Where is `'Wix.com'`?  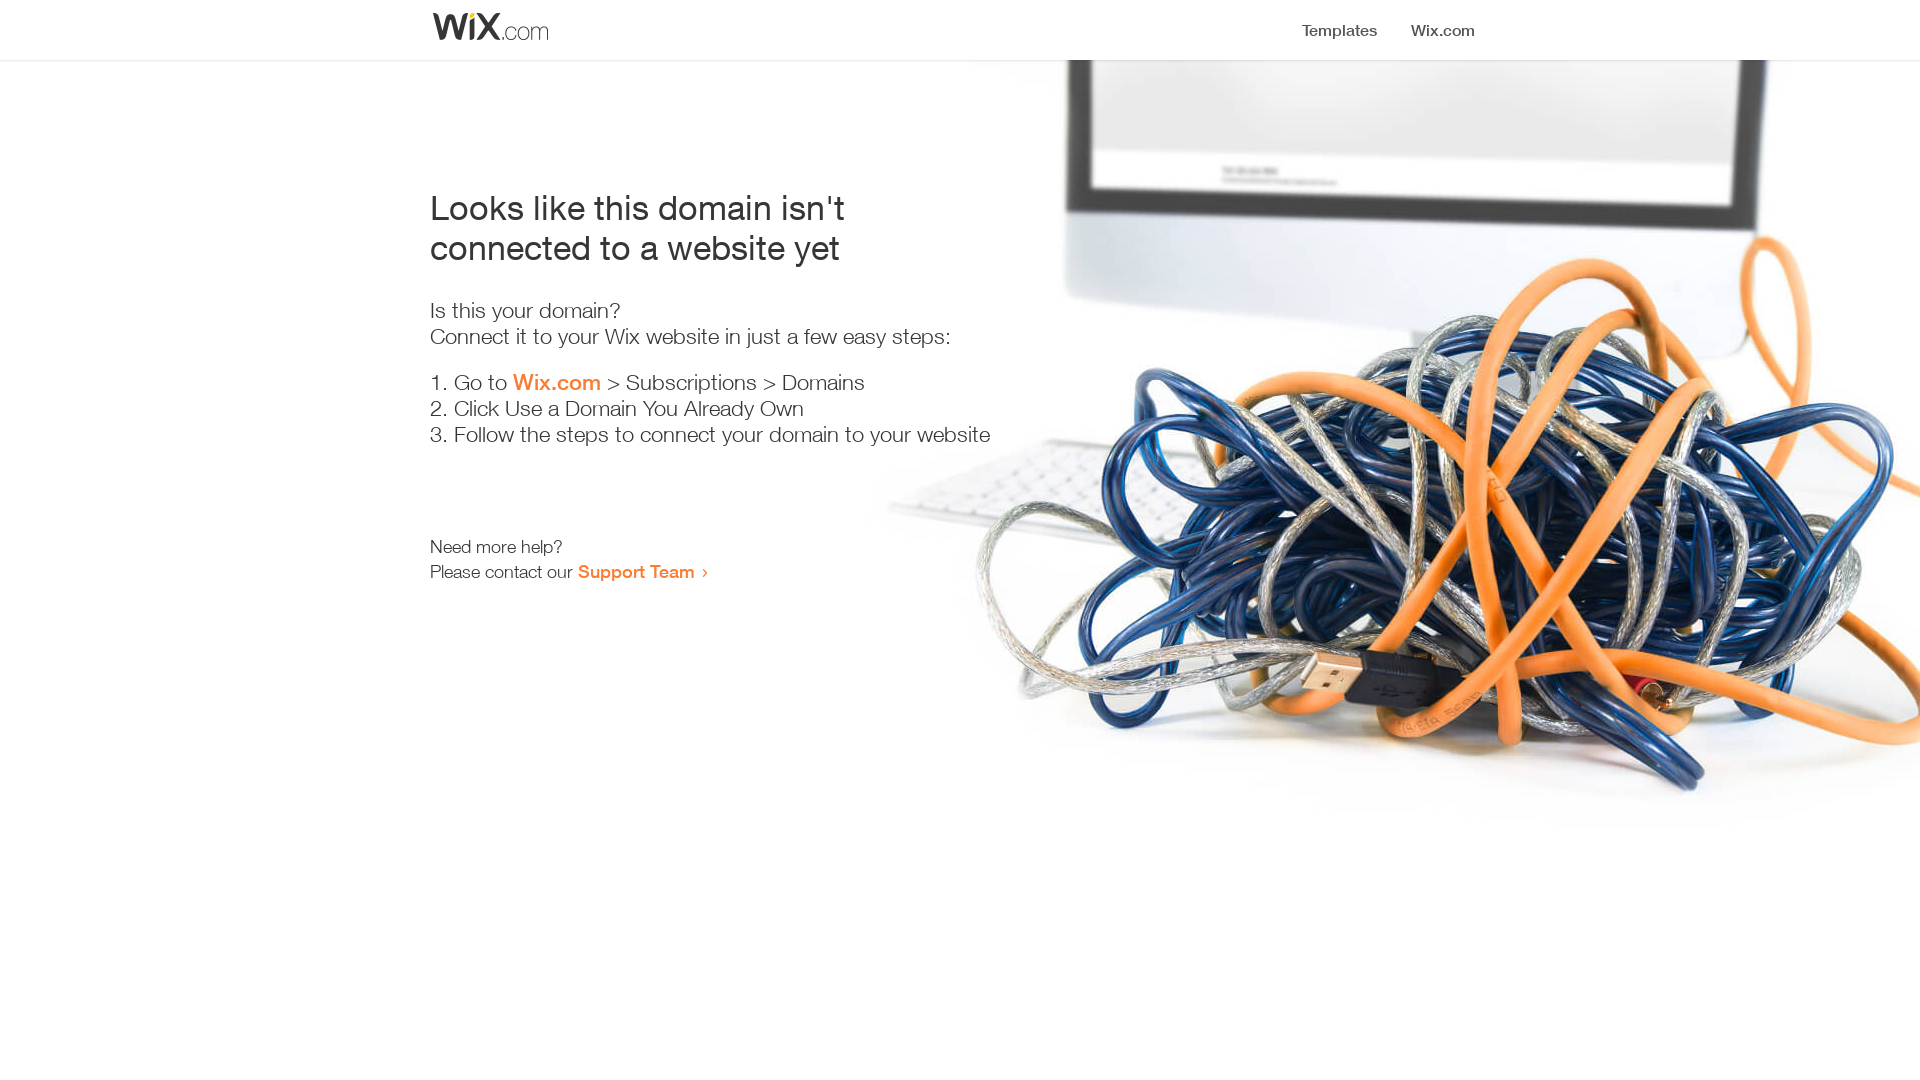 'Wix.com' is located at coordinates (556, 381).